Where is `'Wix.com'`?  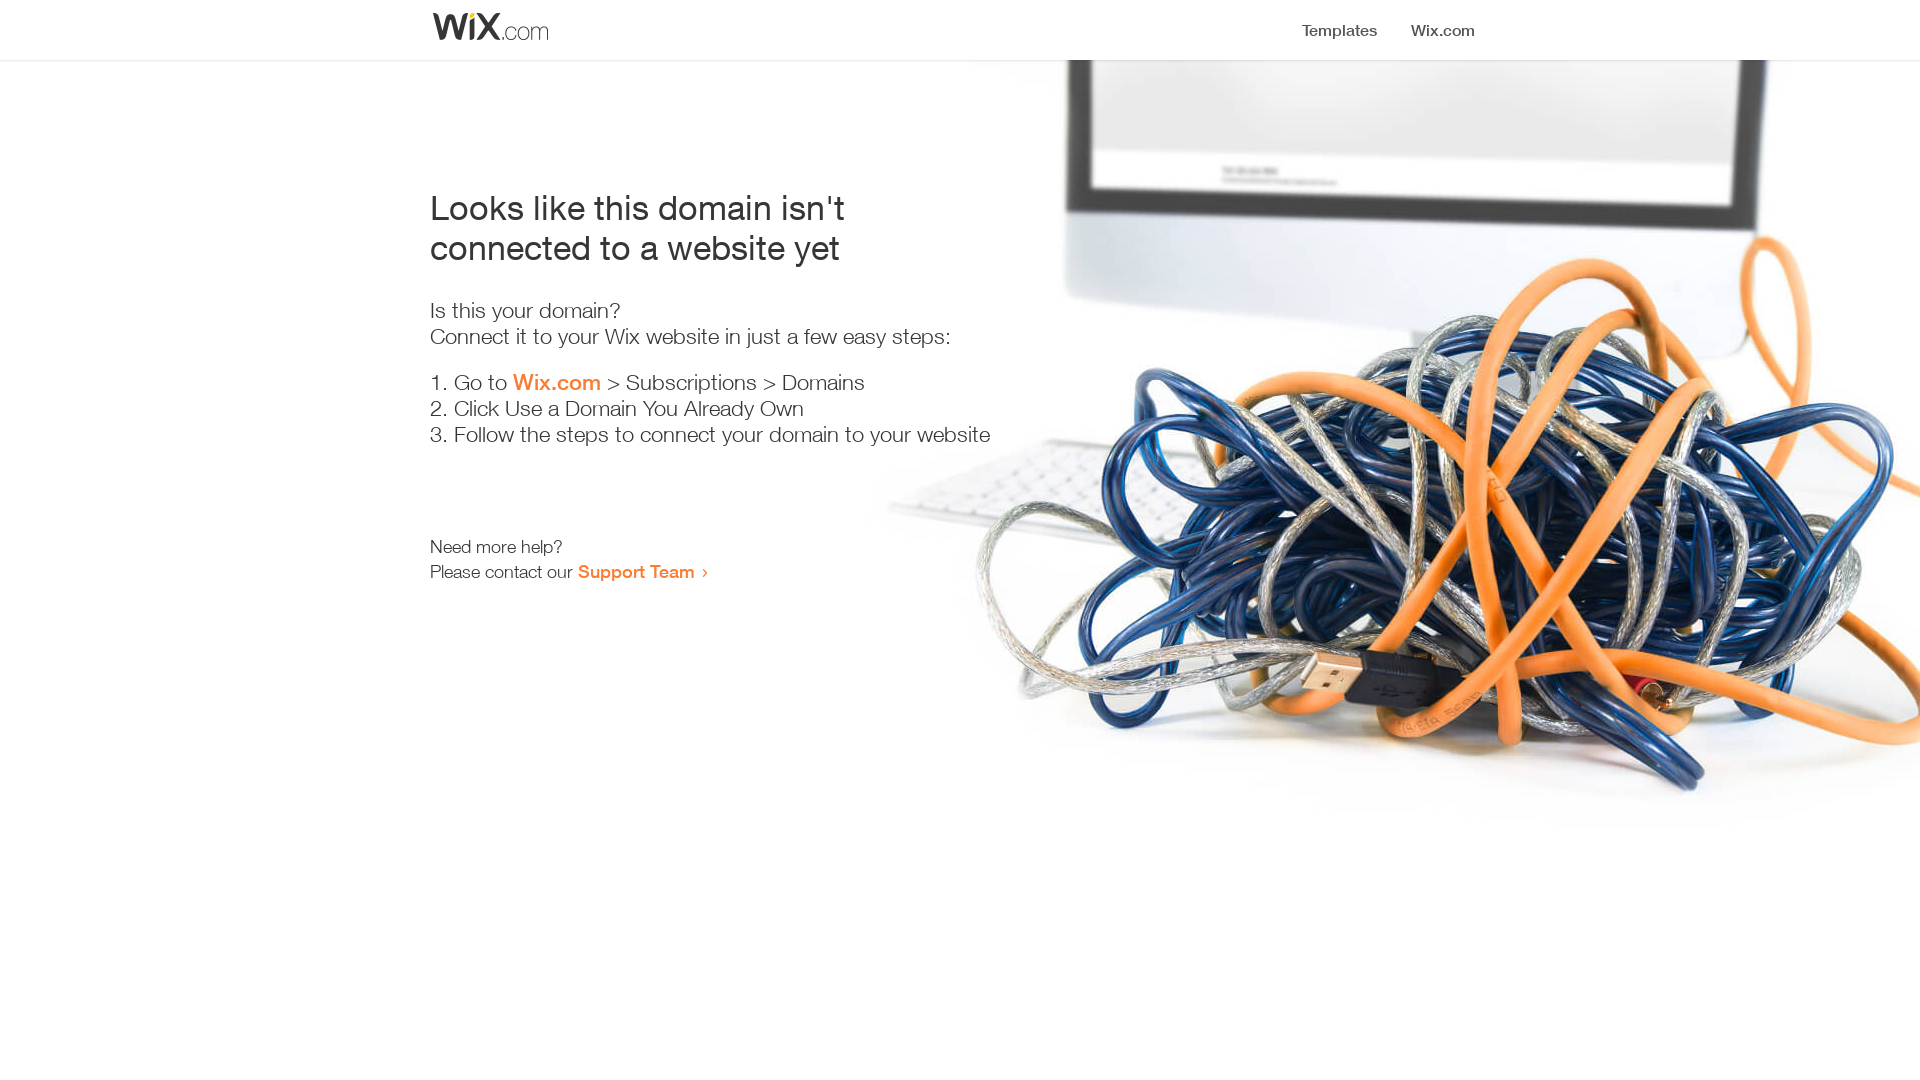 'Wix.com' is located at coordinates (556, 381).